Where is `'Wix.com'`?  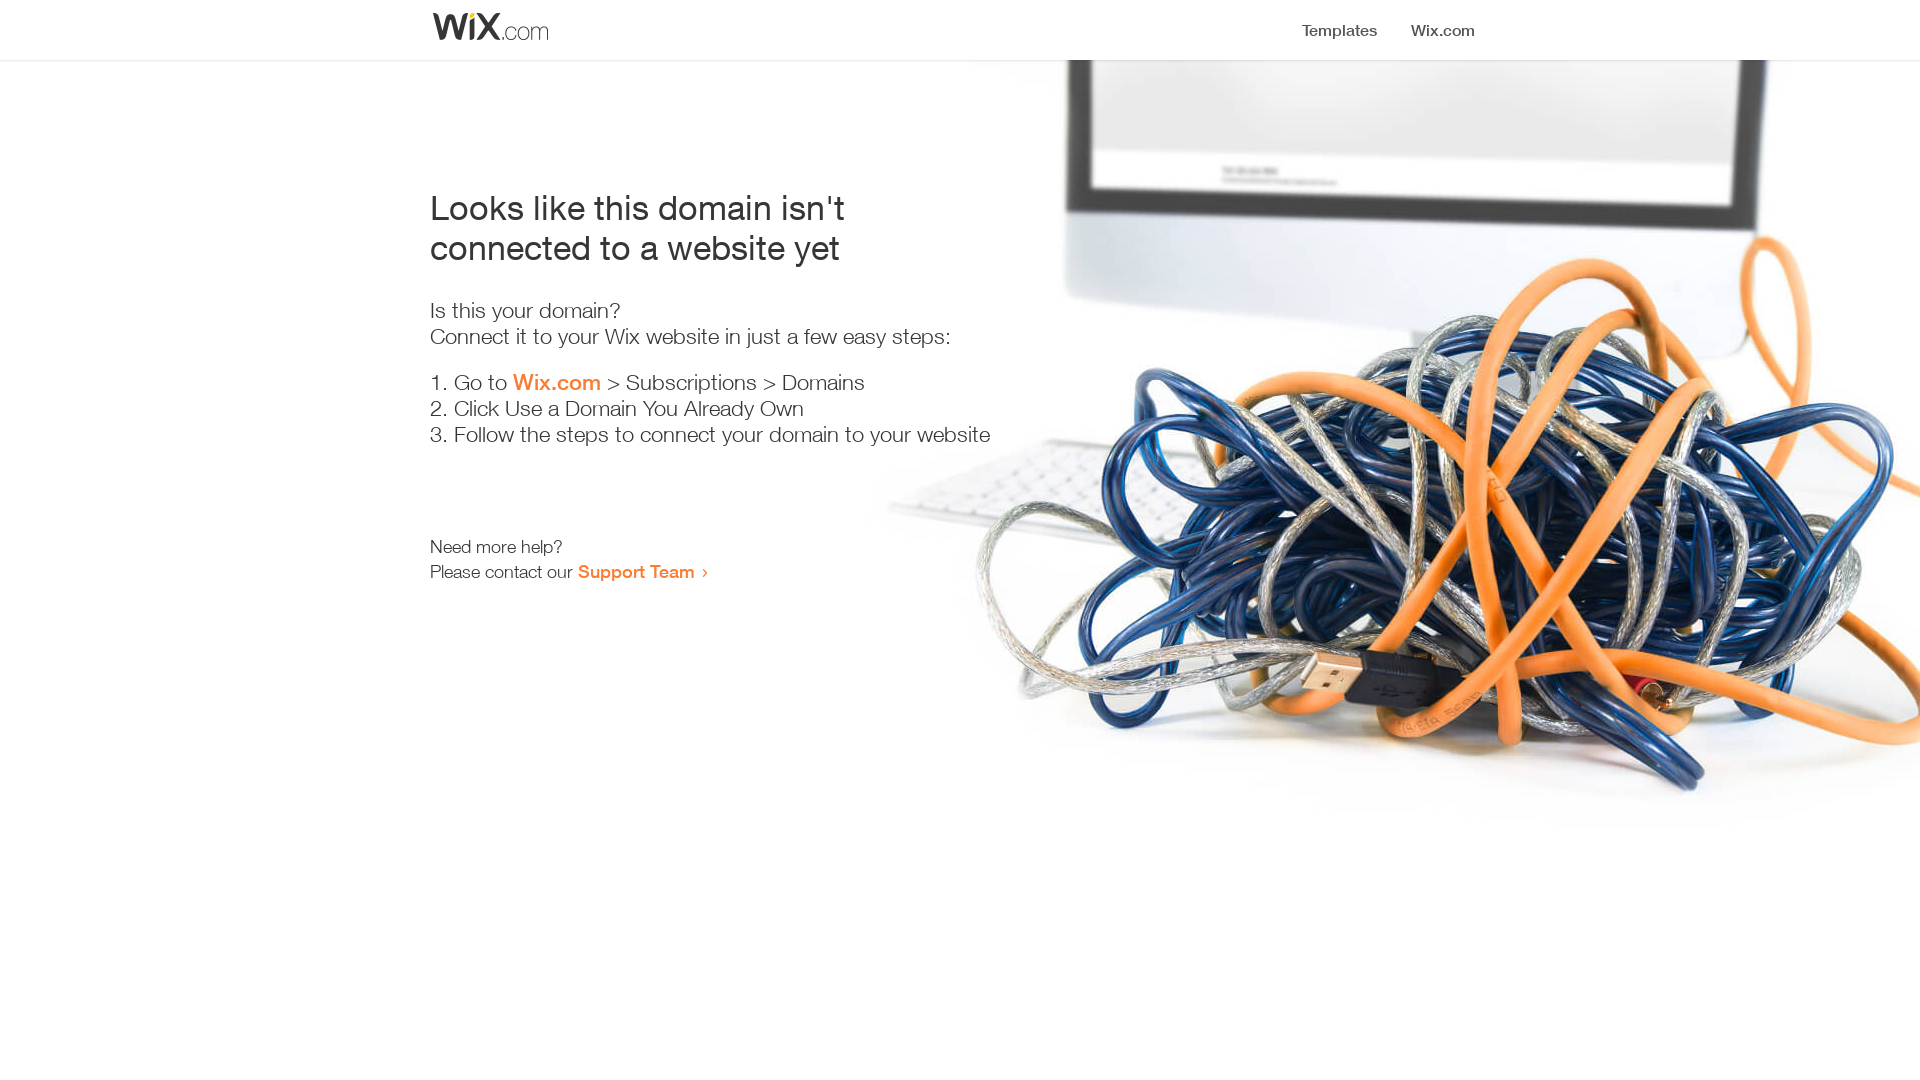 'Wix.com' is located at coordinates (556, 381).